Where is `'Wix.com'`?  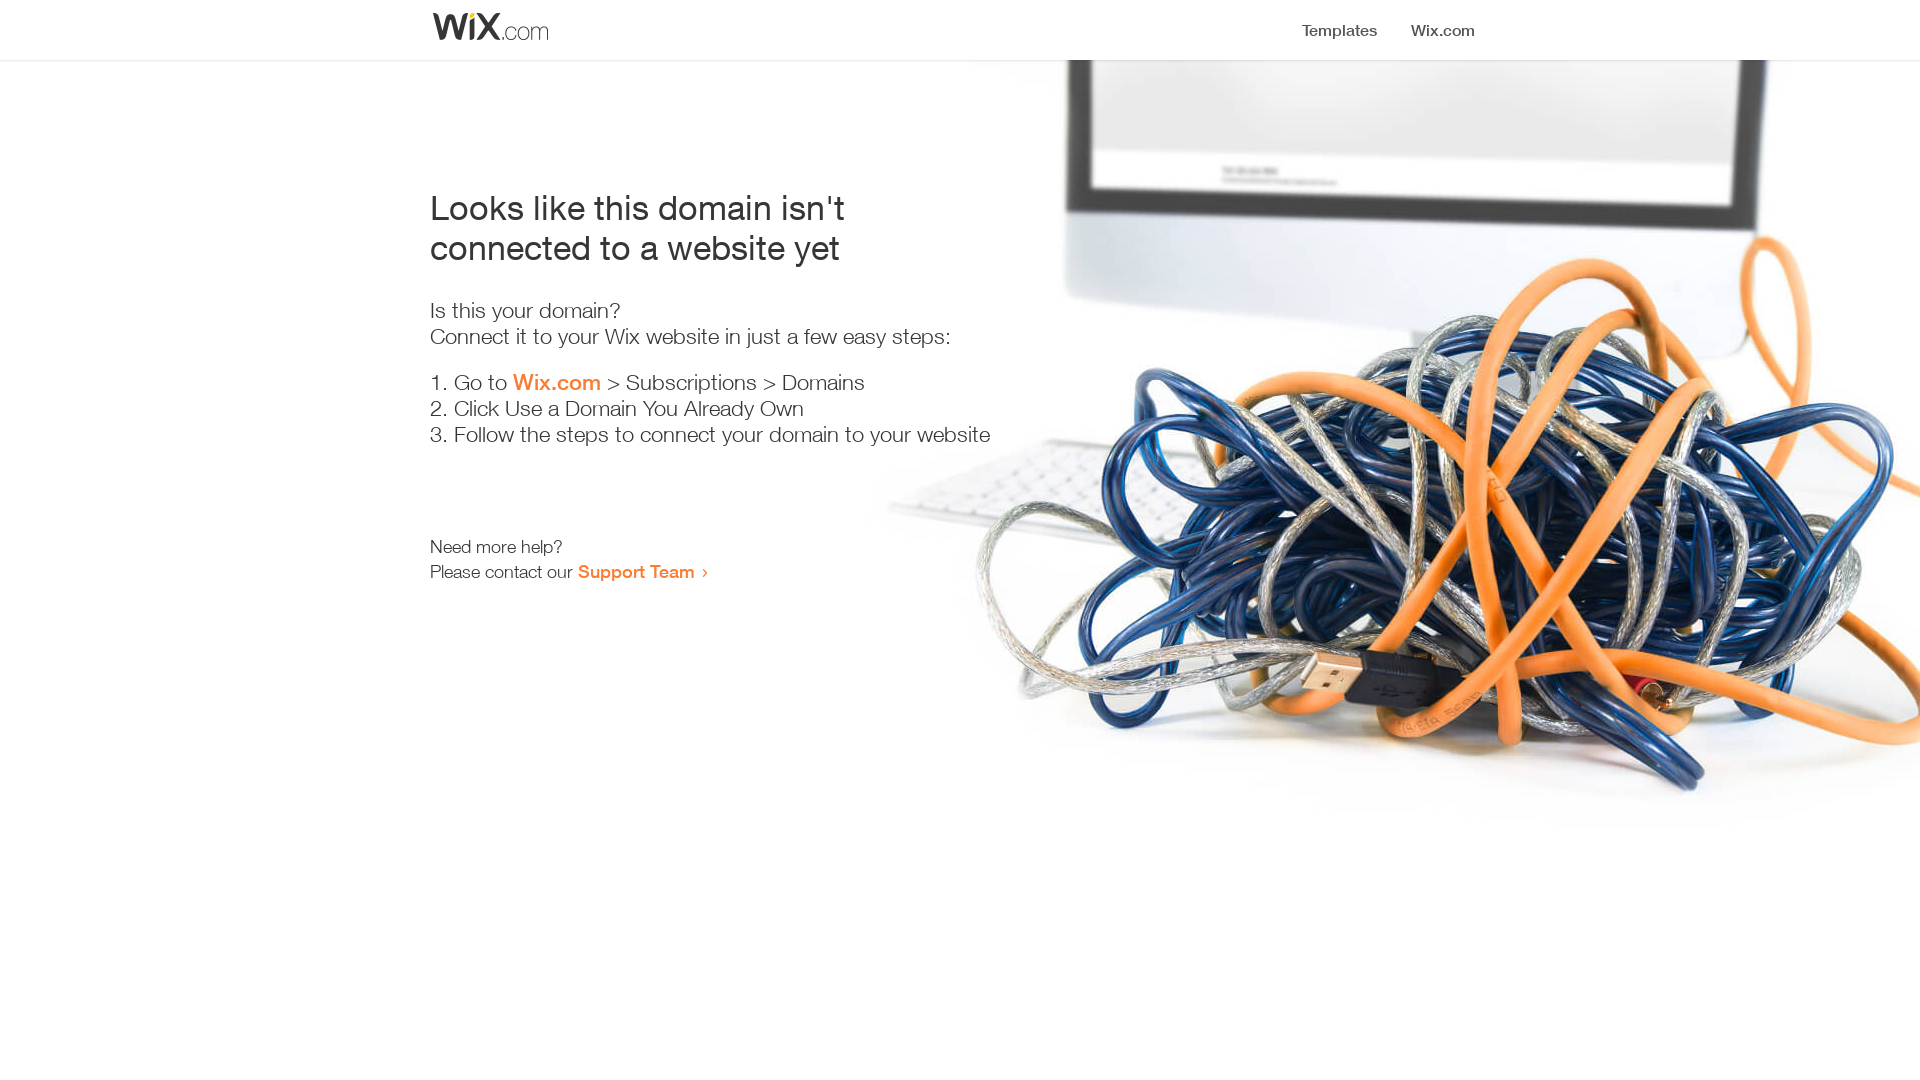 'Wix.com' is located at coordinates (556, 381).